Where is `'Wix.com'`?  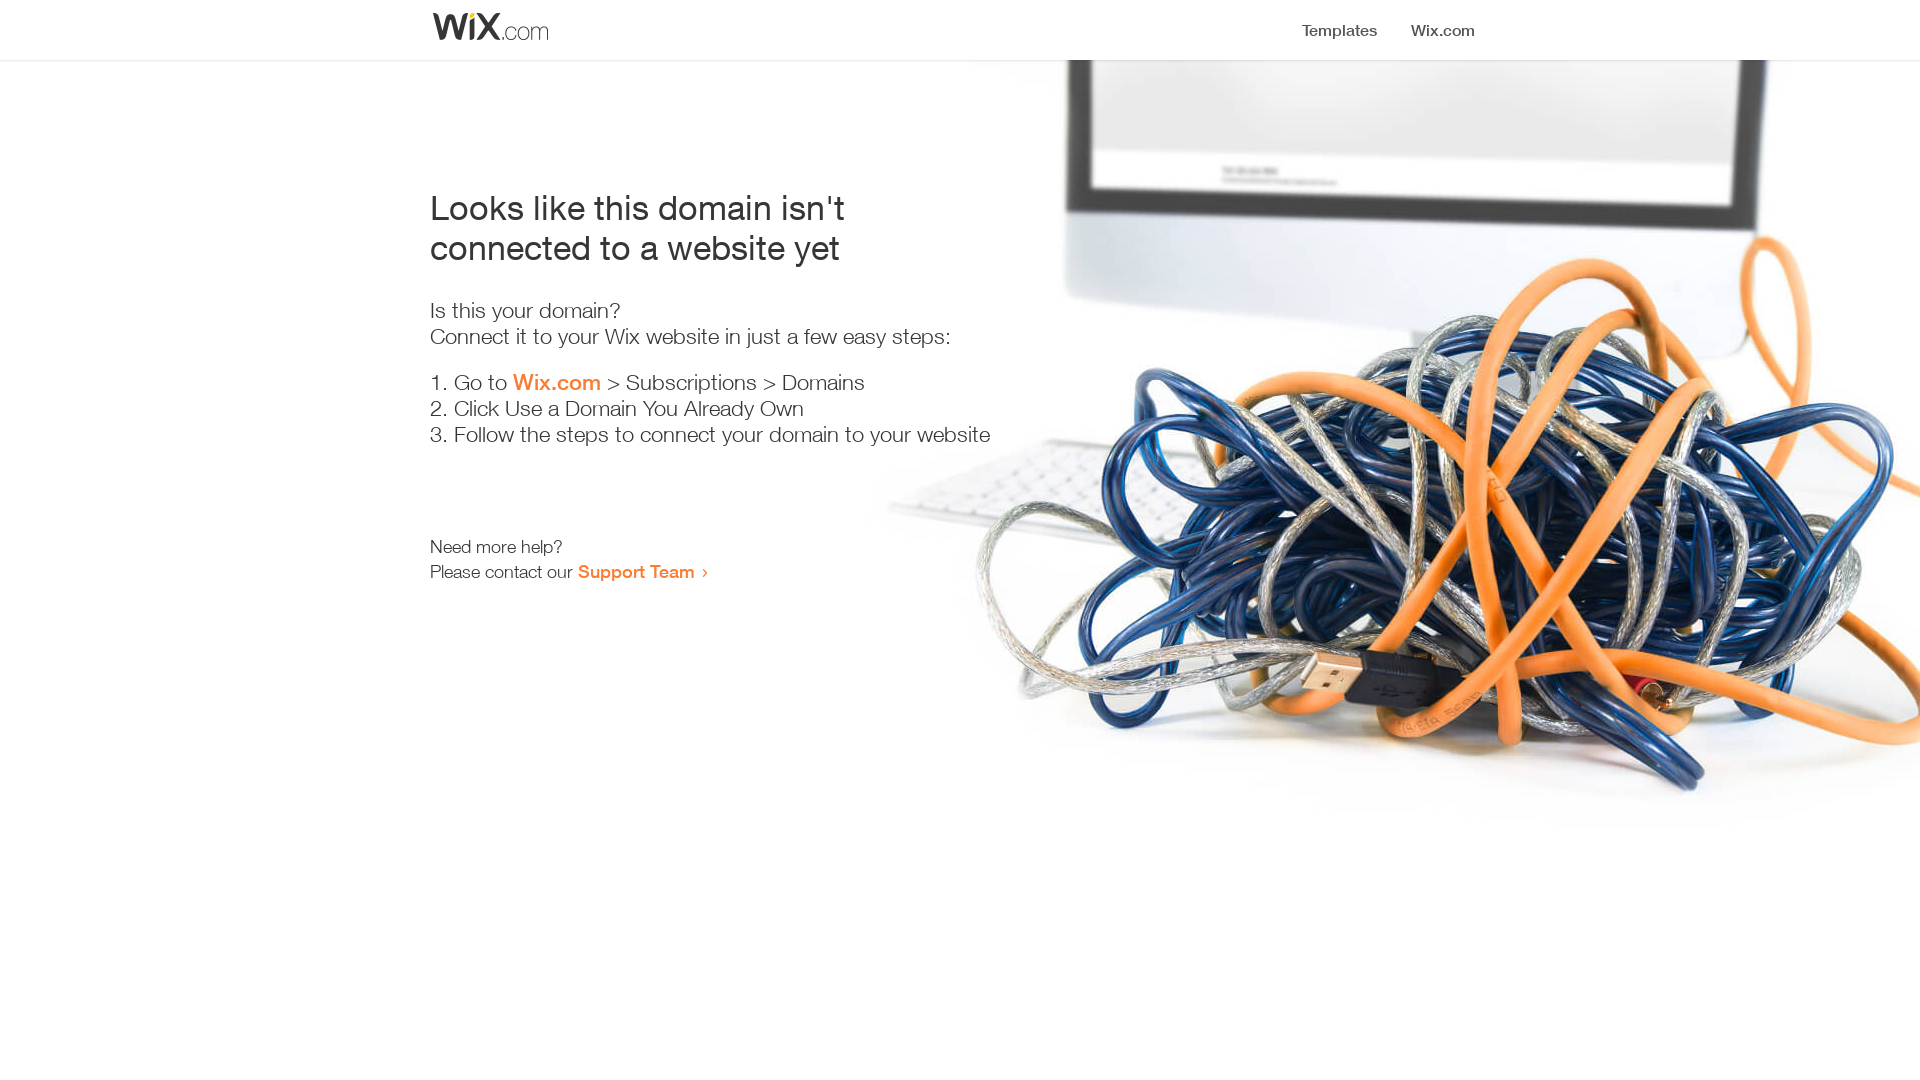 'Wix.com' is located at coordinates (556, 381).